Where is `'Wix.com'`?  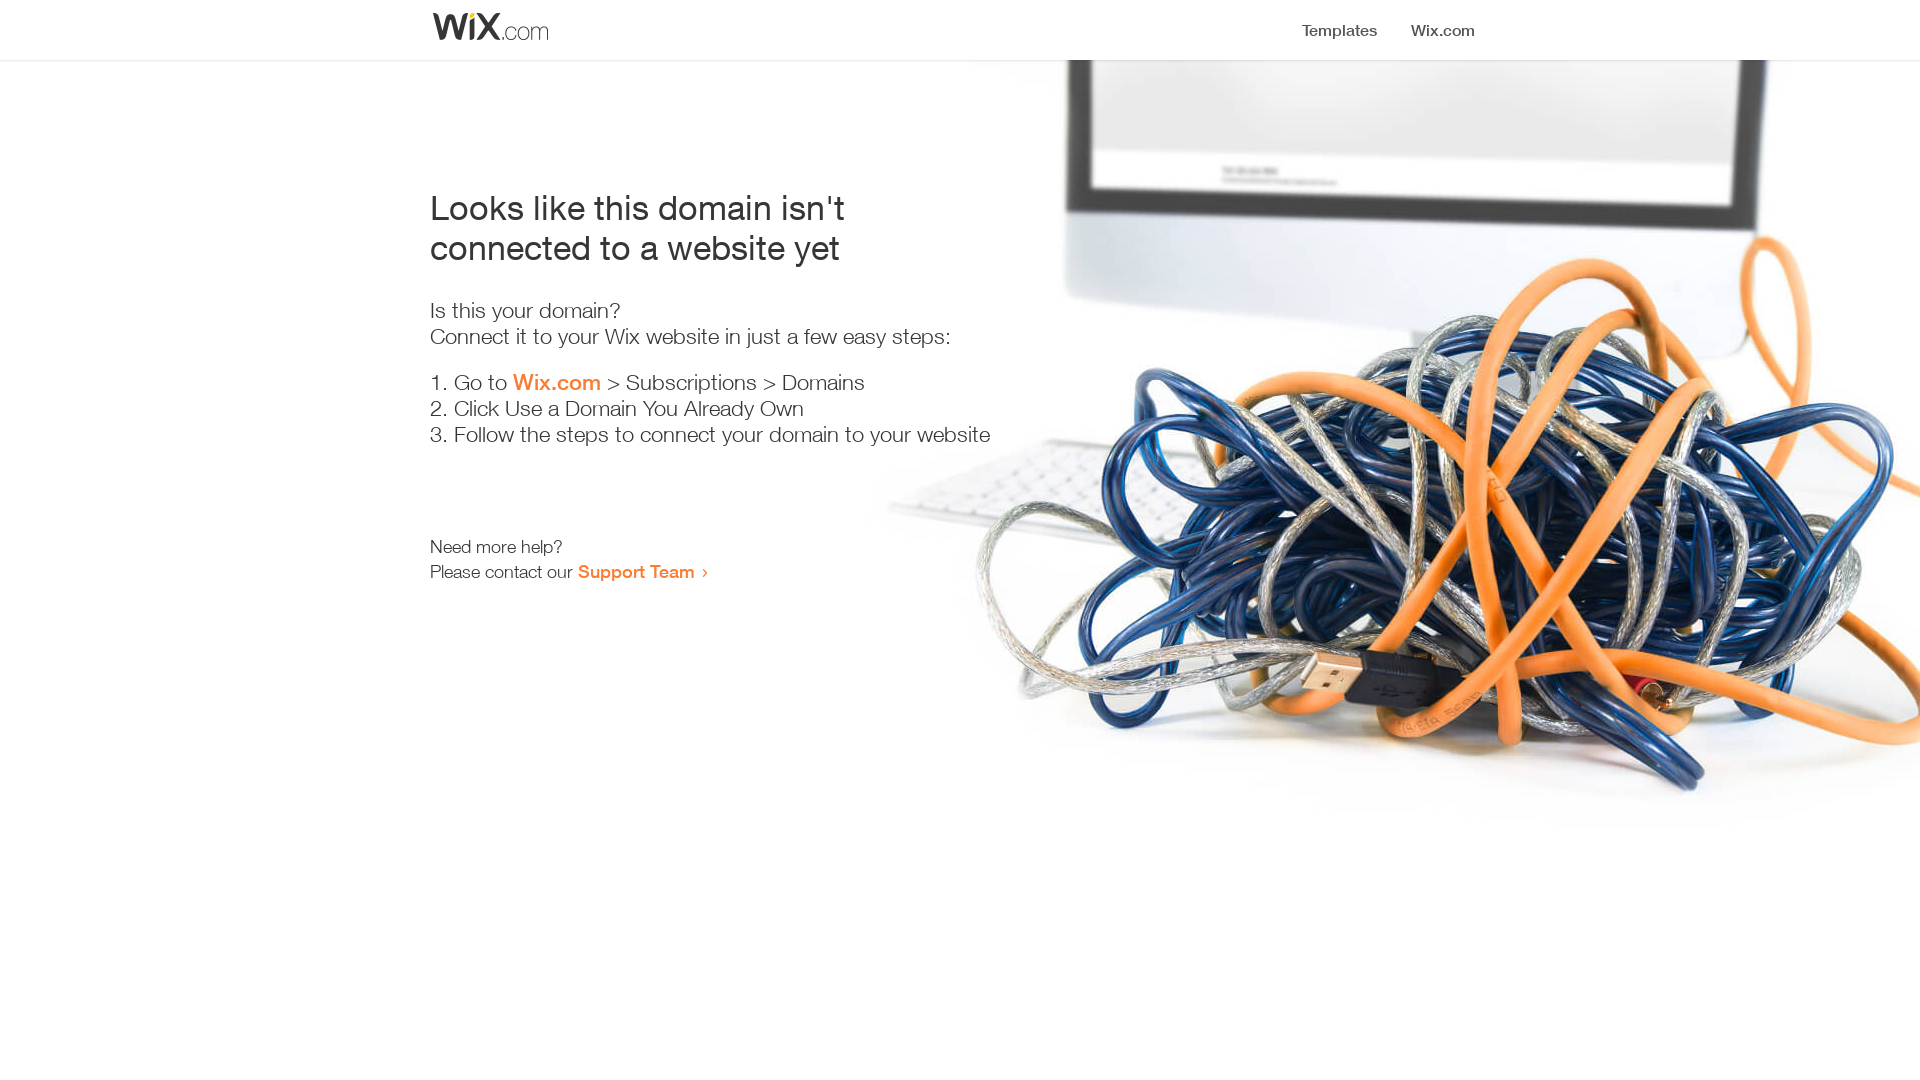 'Wix.com' is located at coordinates (556, 381).